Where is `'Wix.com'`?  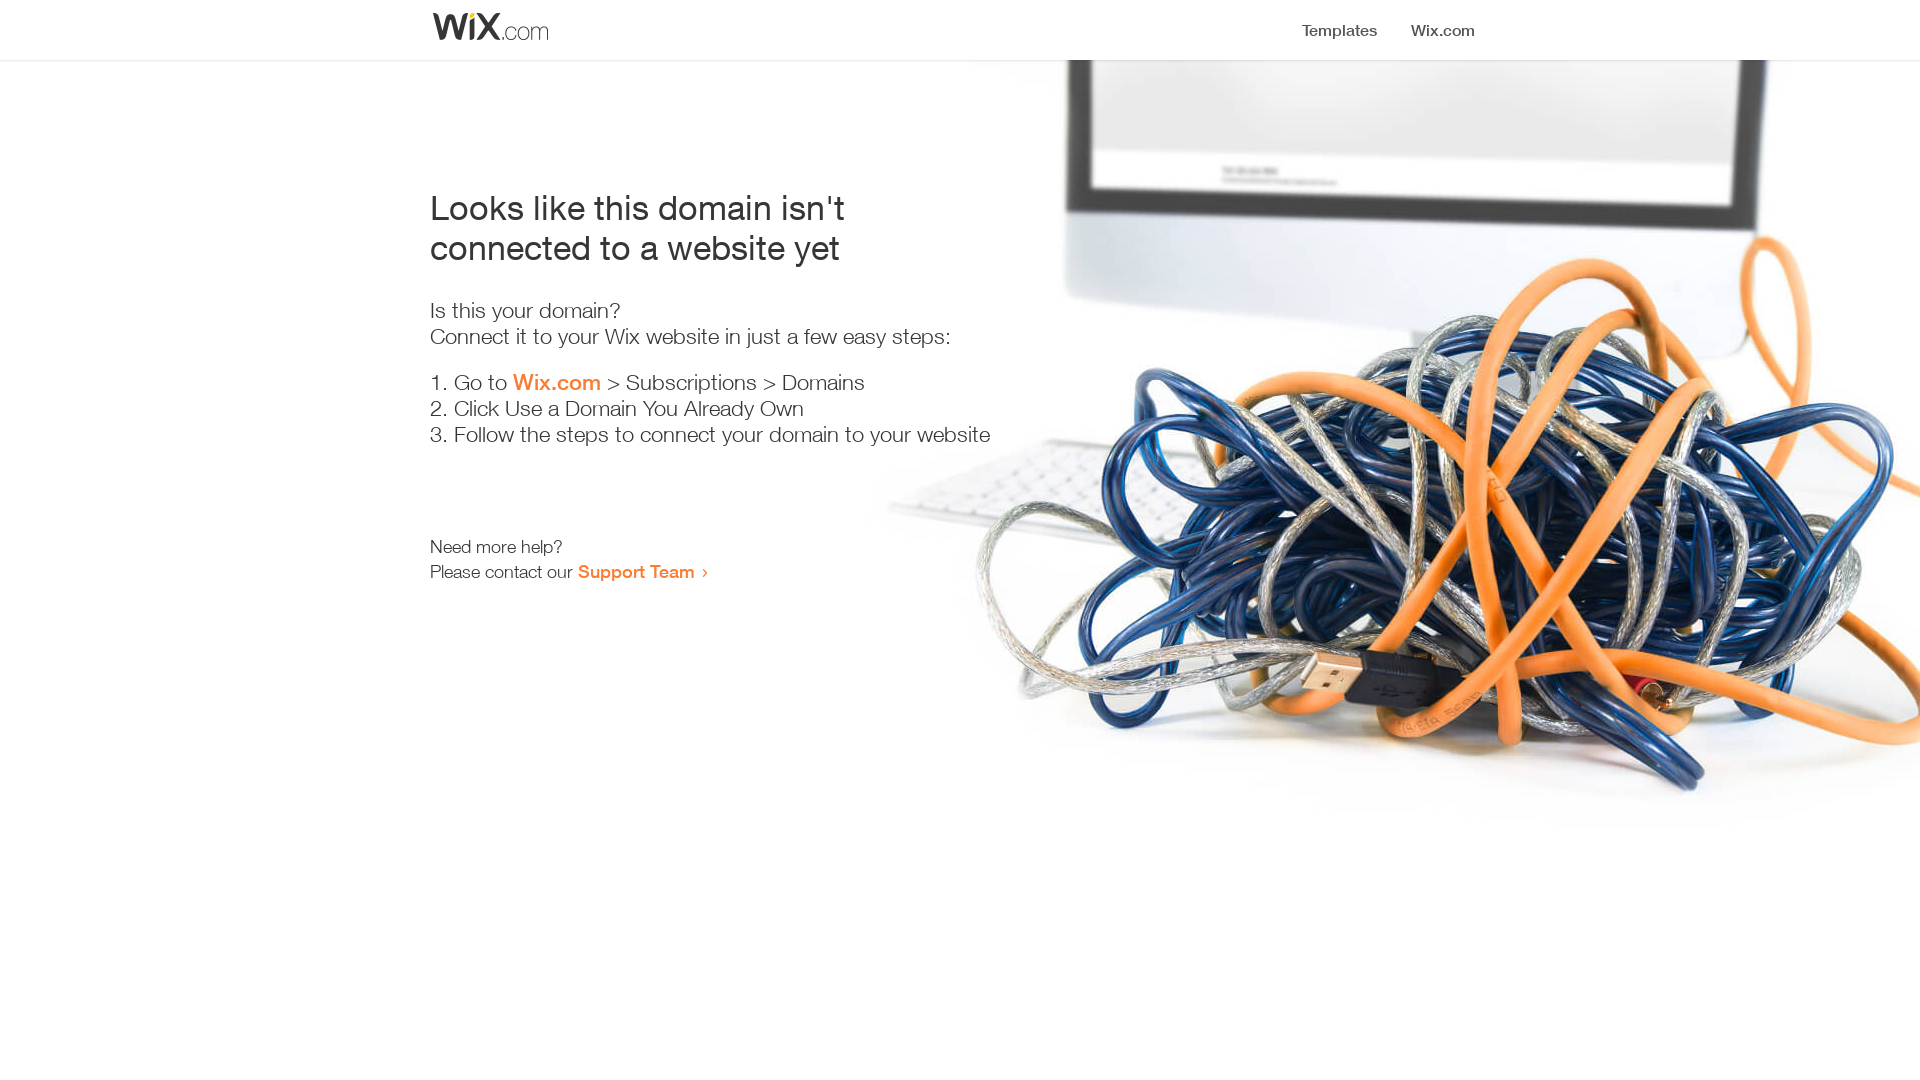 'Wix.com' is located at coordinates (556, 381).